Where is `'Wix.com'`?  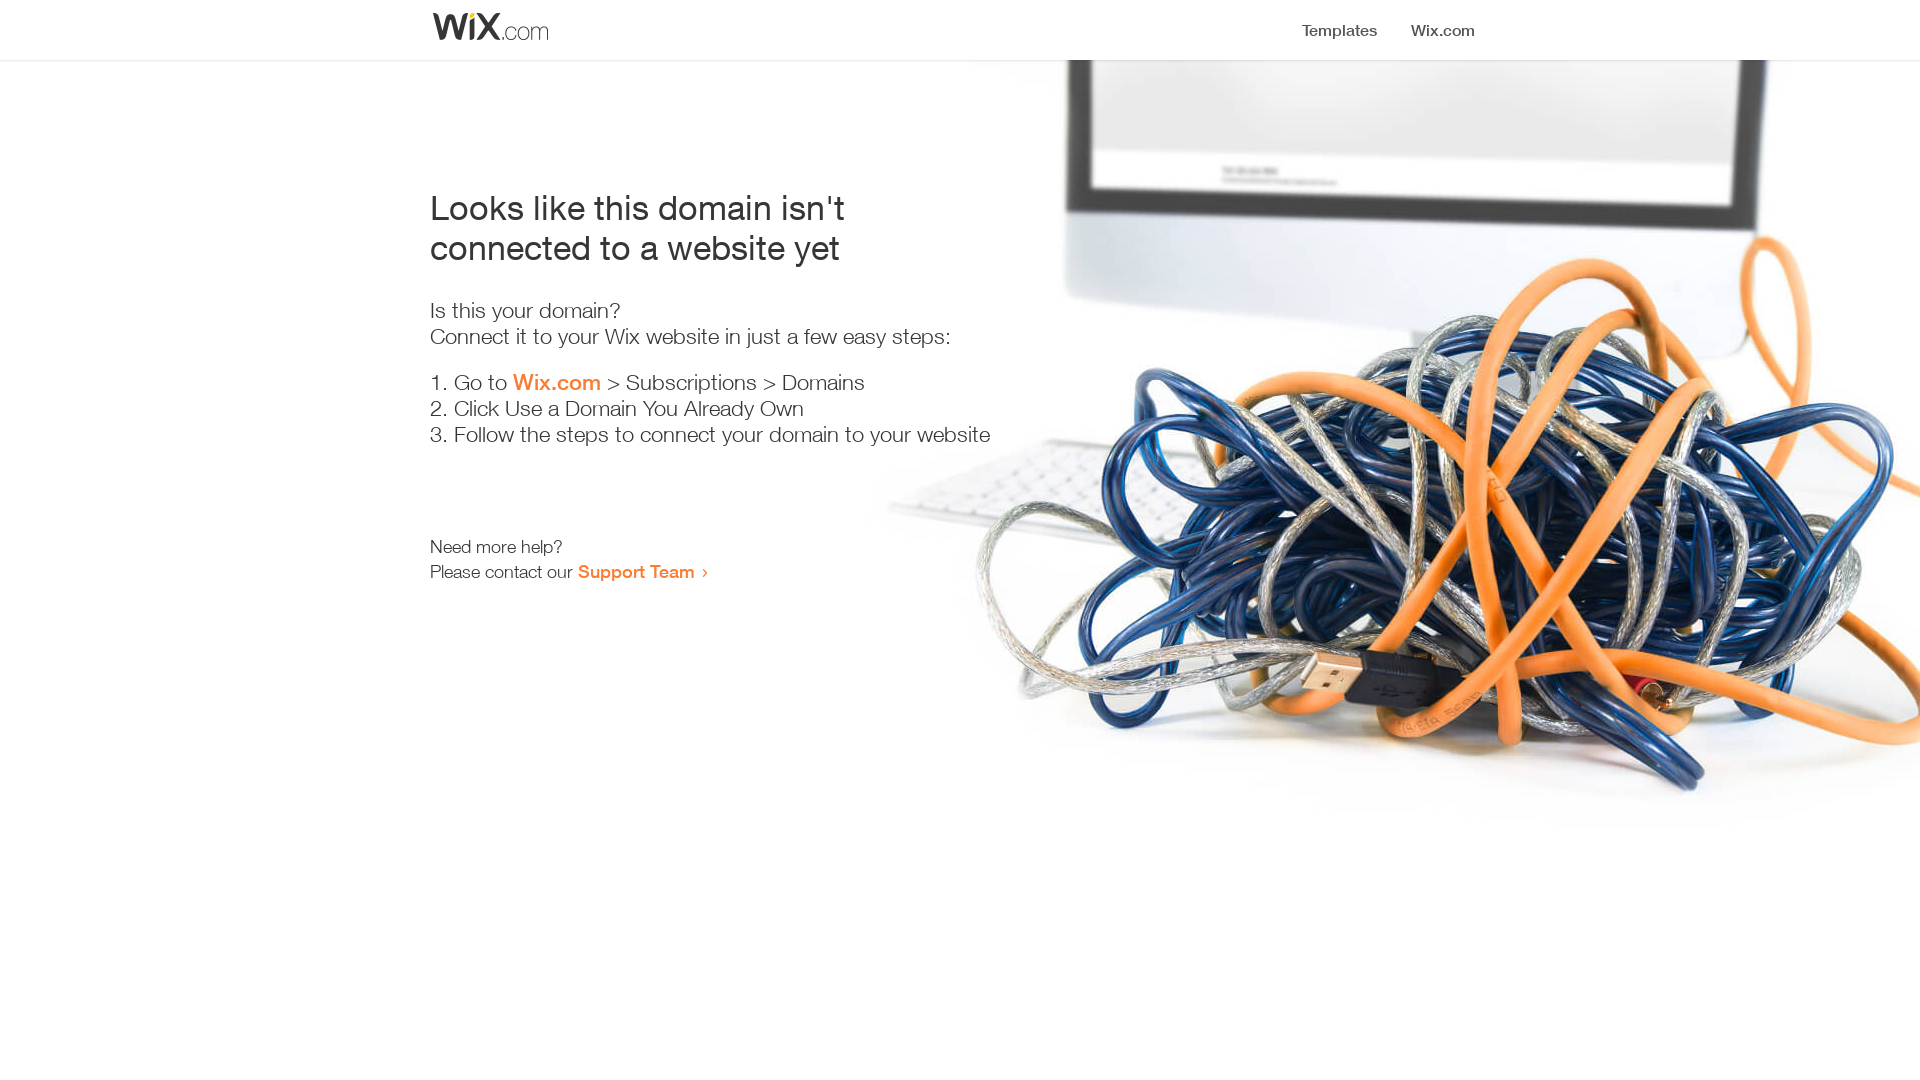 'Wix.com' is located at coordinates (556, 381).